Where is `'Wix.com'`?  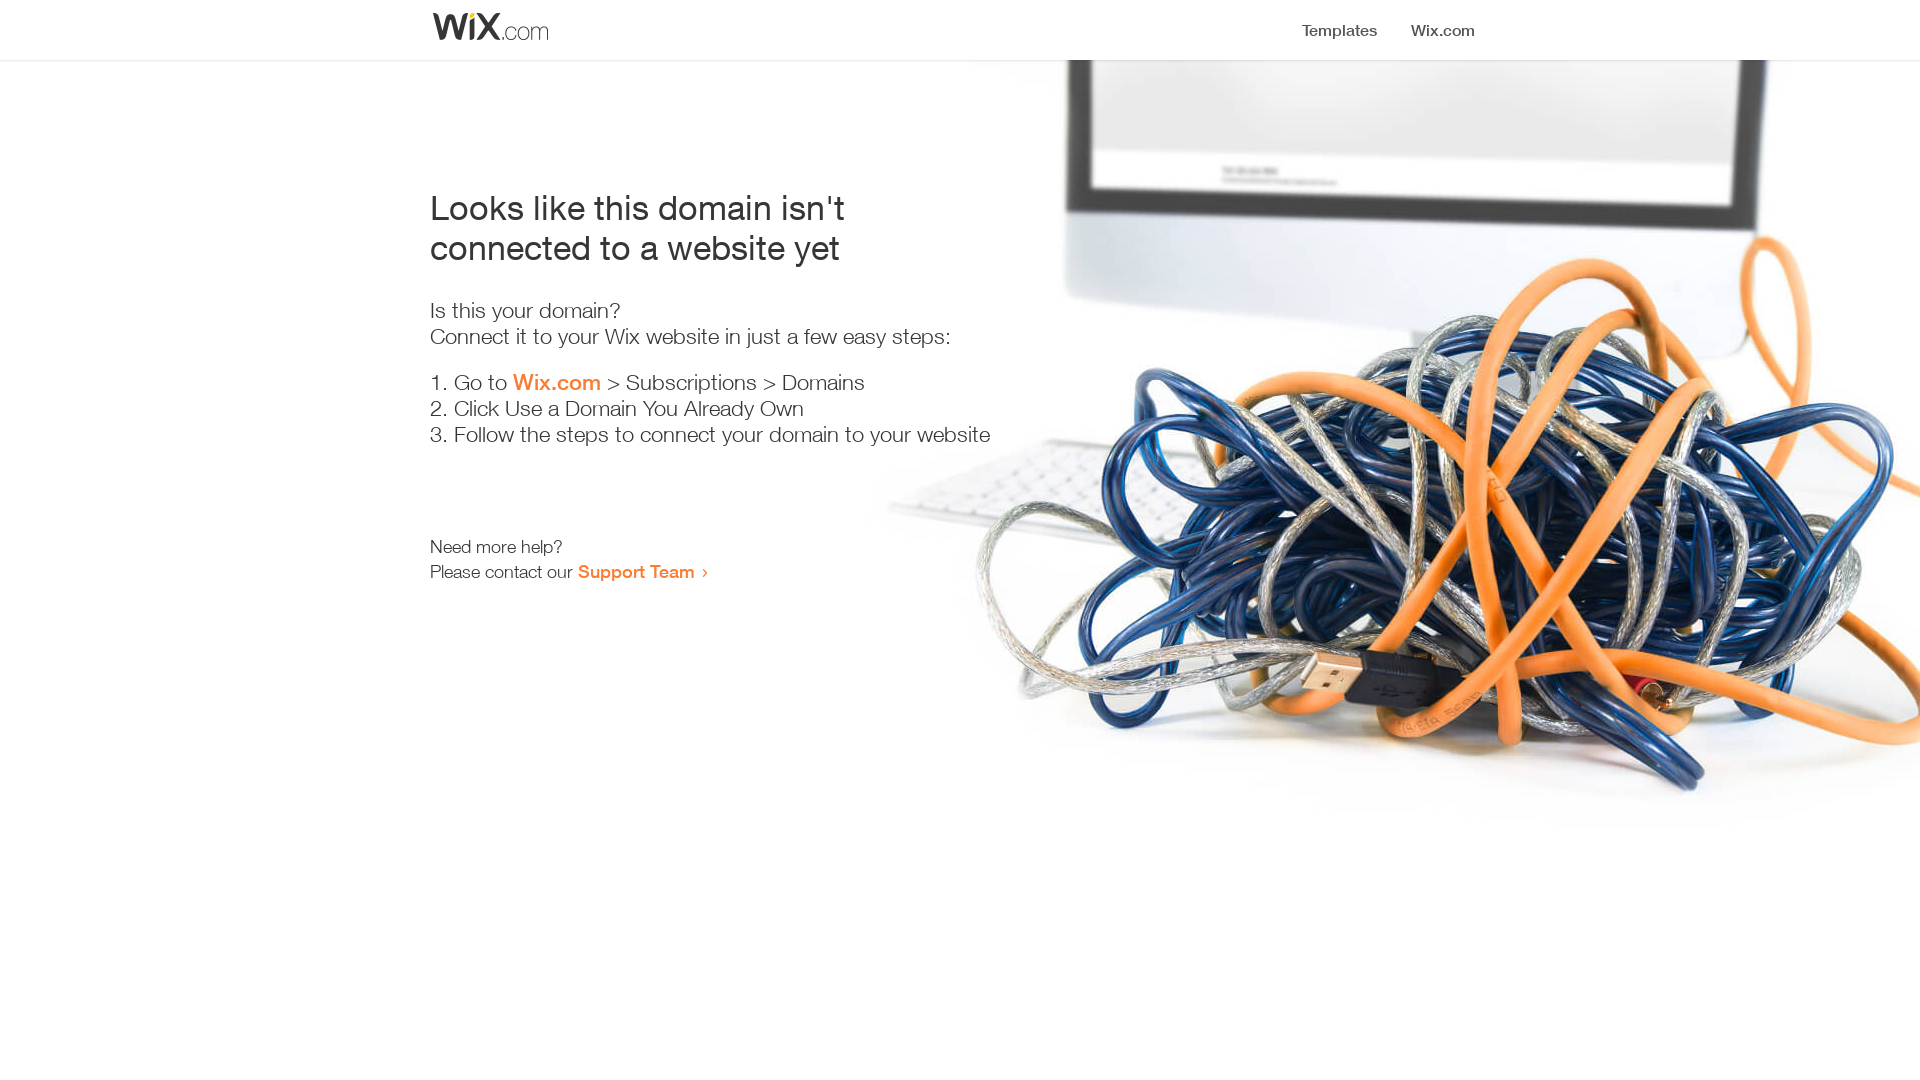 'Wix.com' is located at coordinates (556, 381).